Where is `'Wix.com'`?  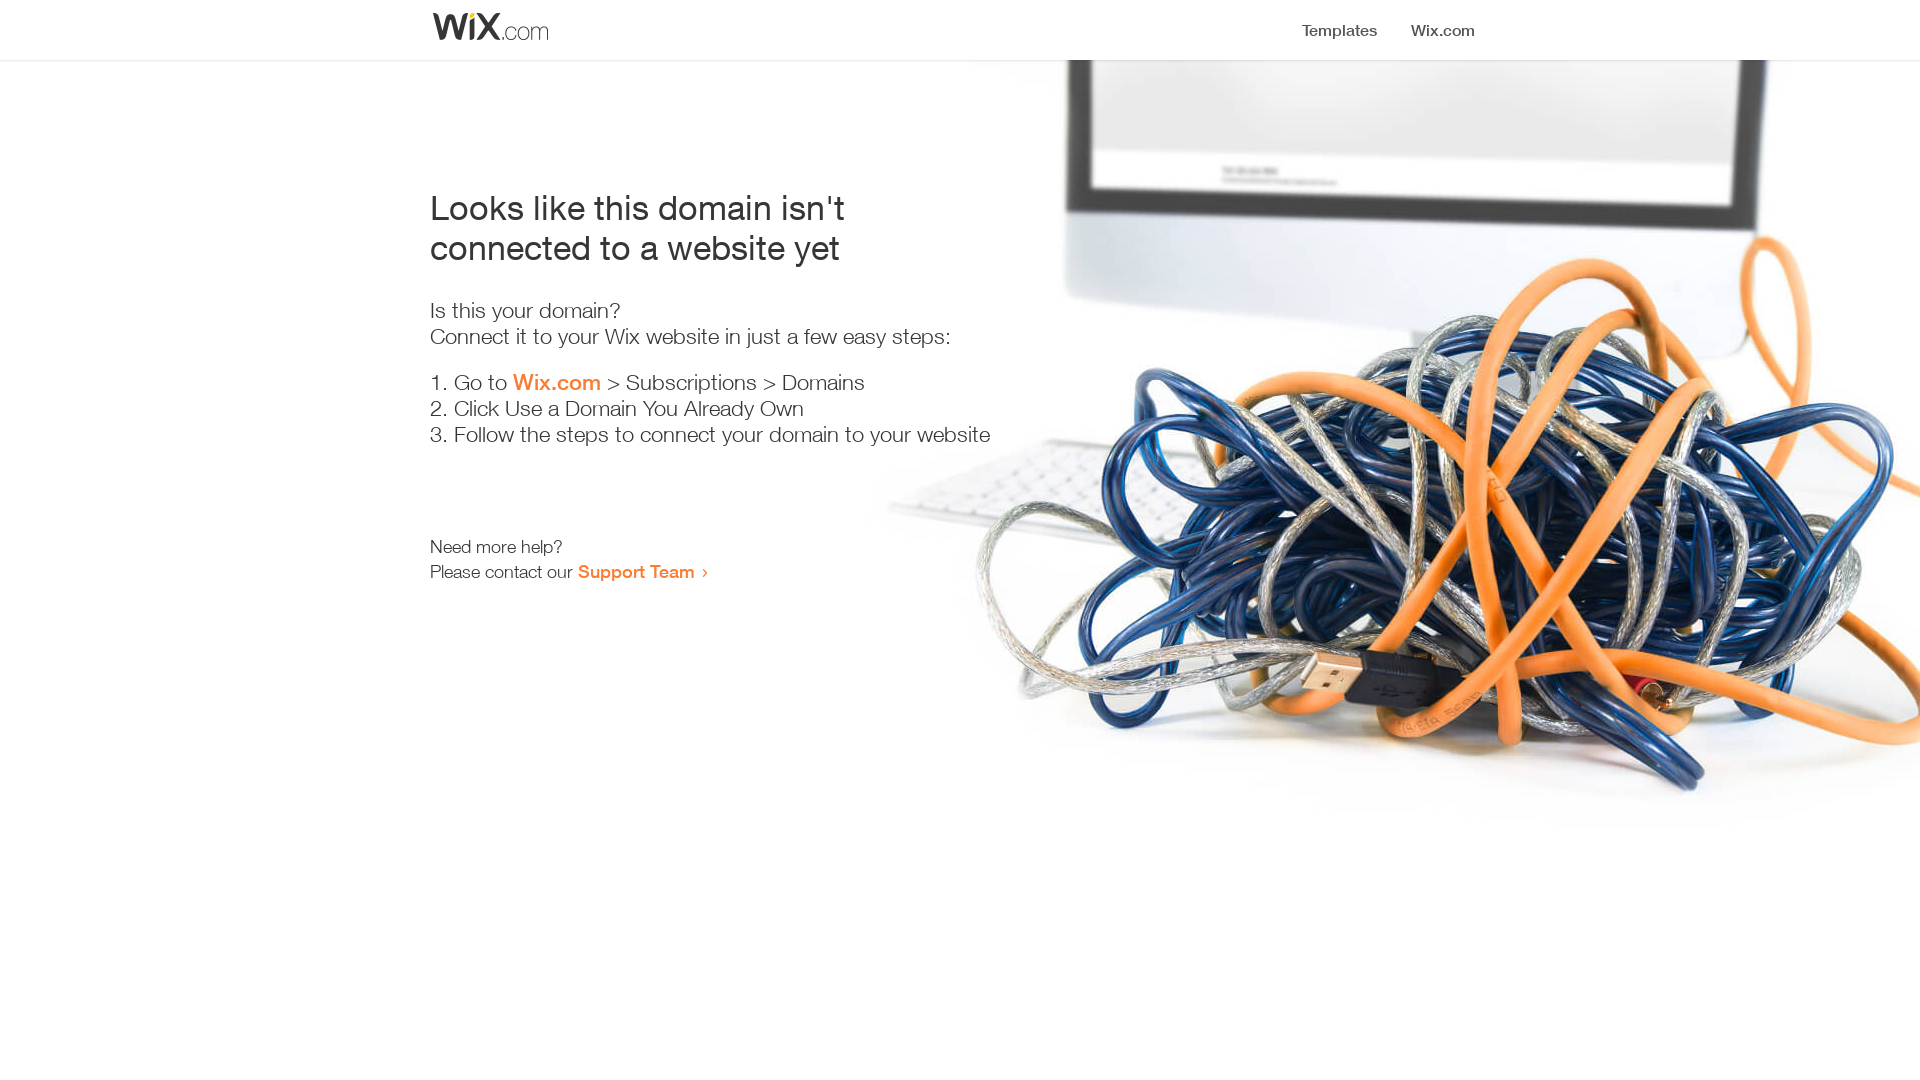 'Wix.com' is located at coordinates (556, 381).